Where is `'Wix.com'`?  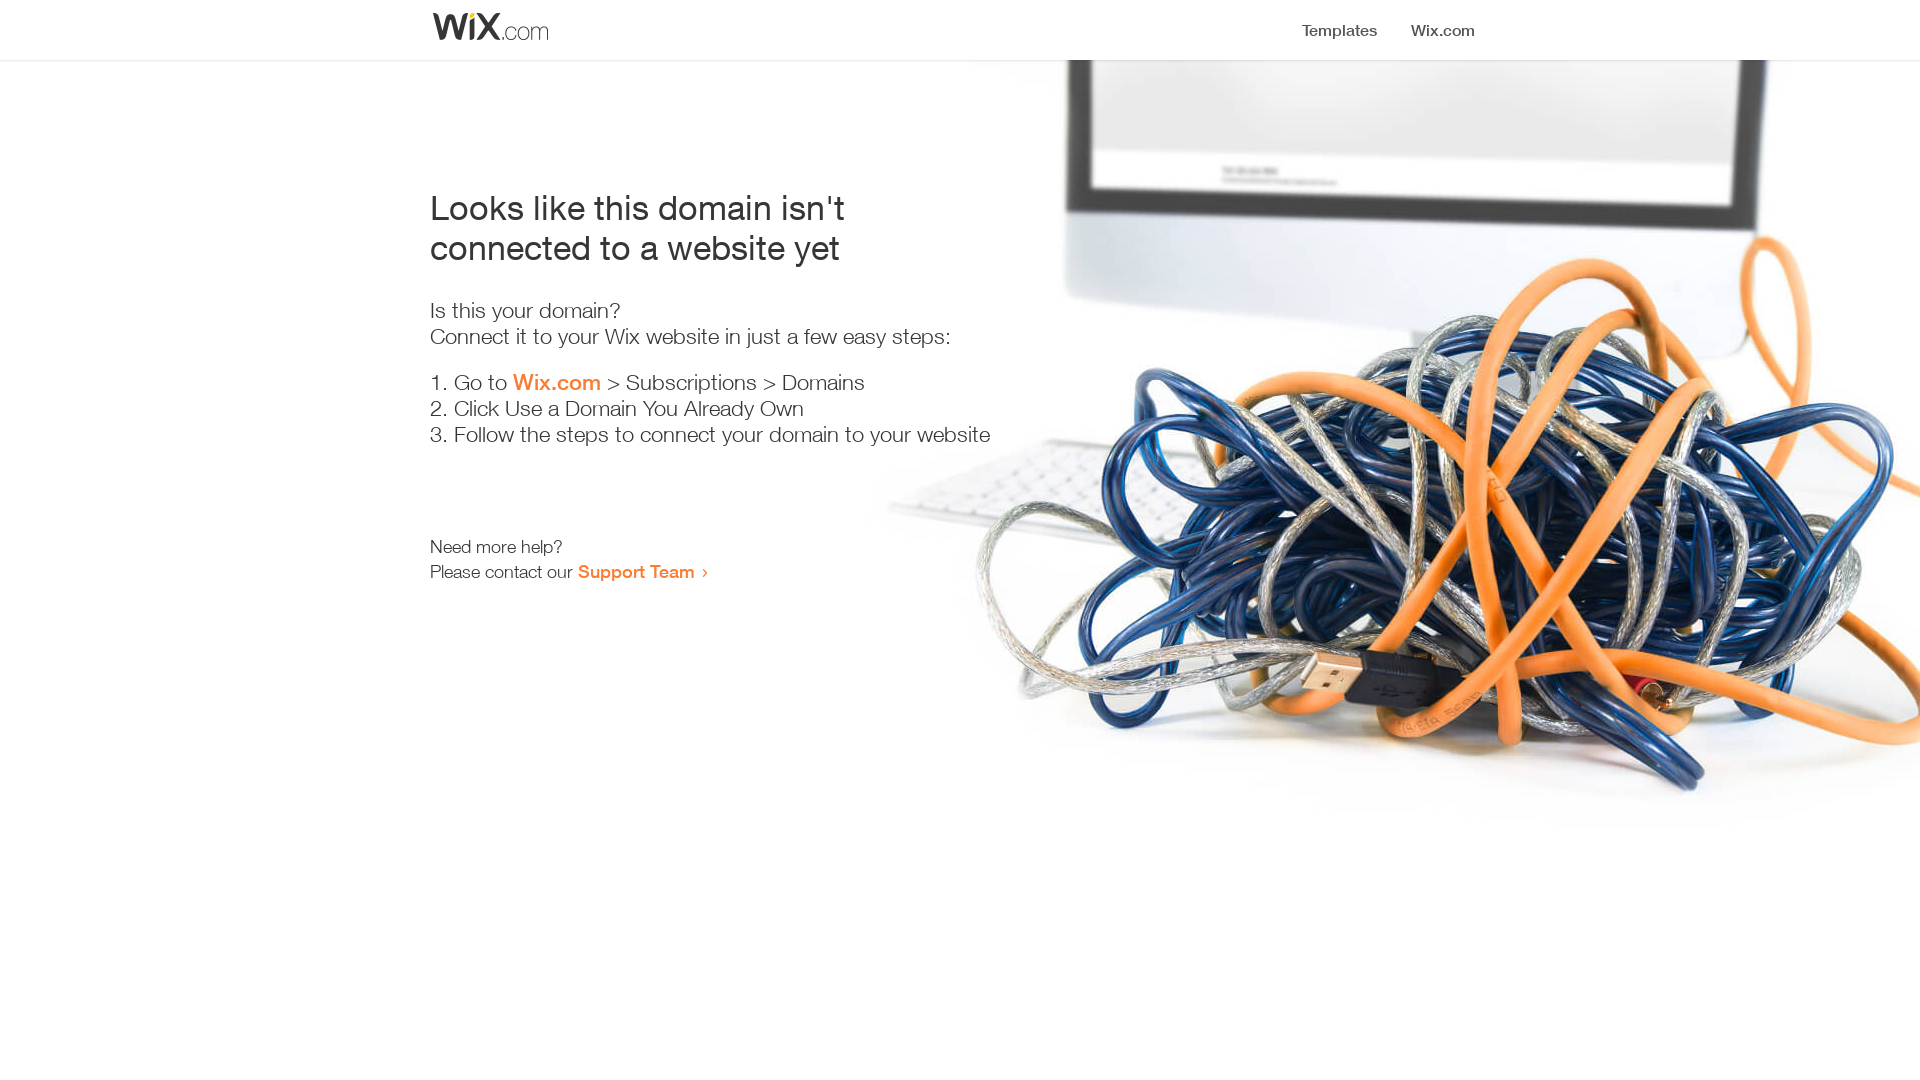 'Wix.com' is located at coordinates (556, 381).